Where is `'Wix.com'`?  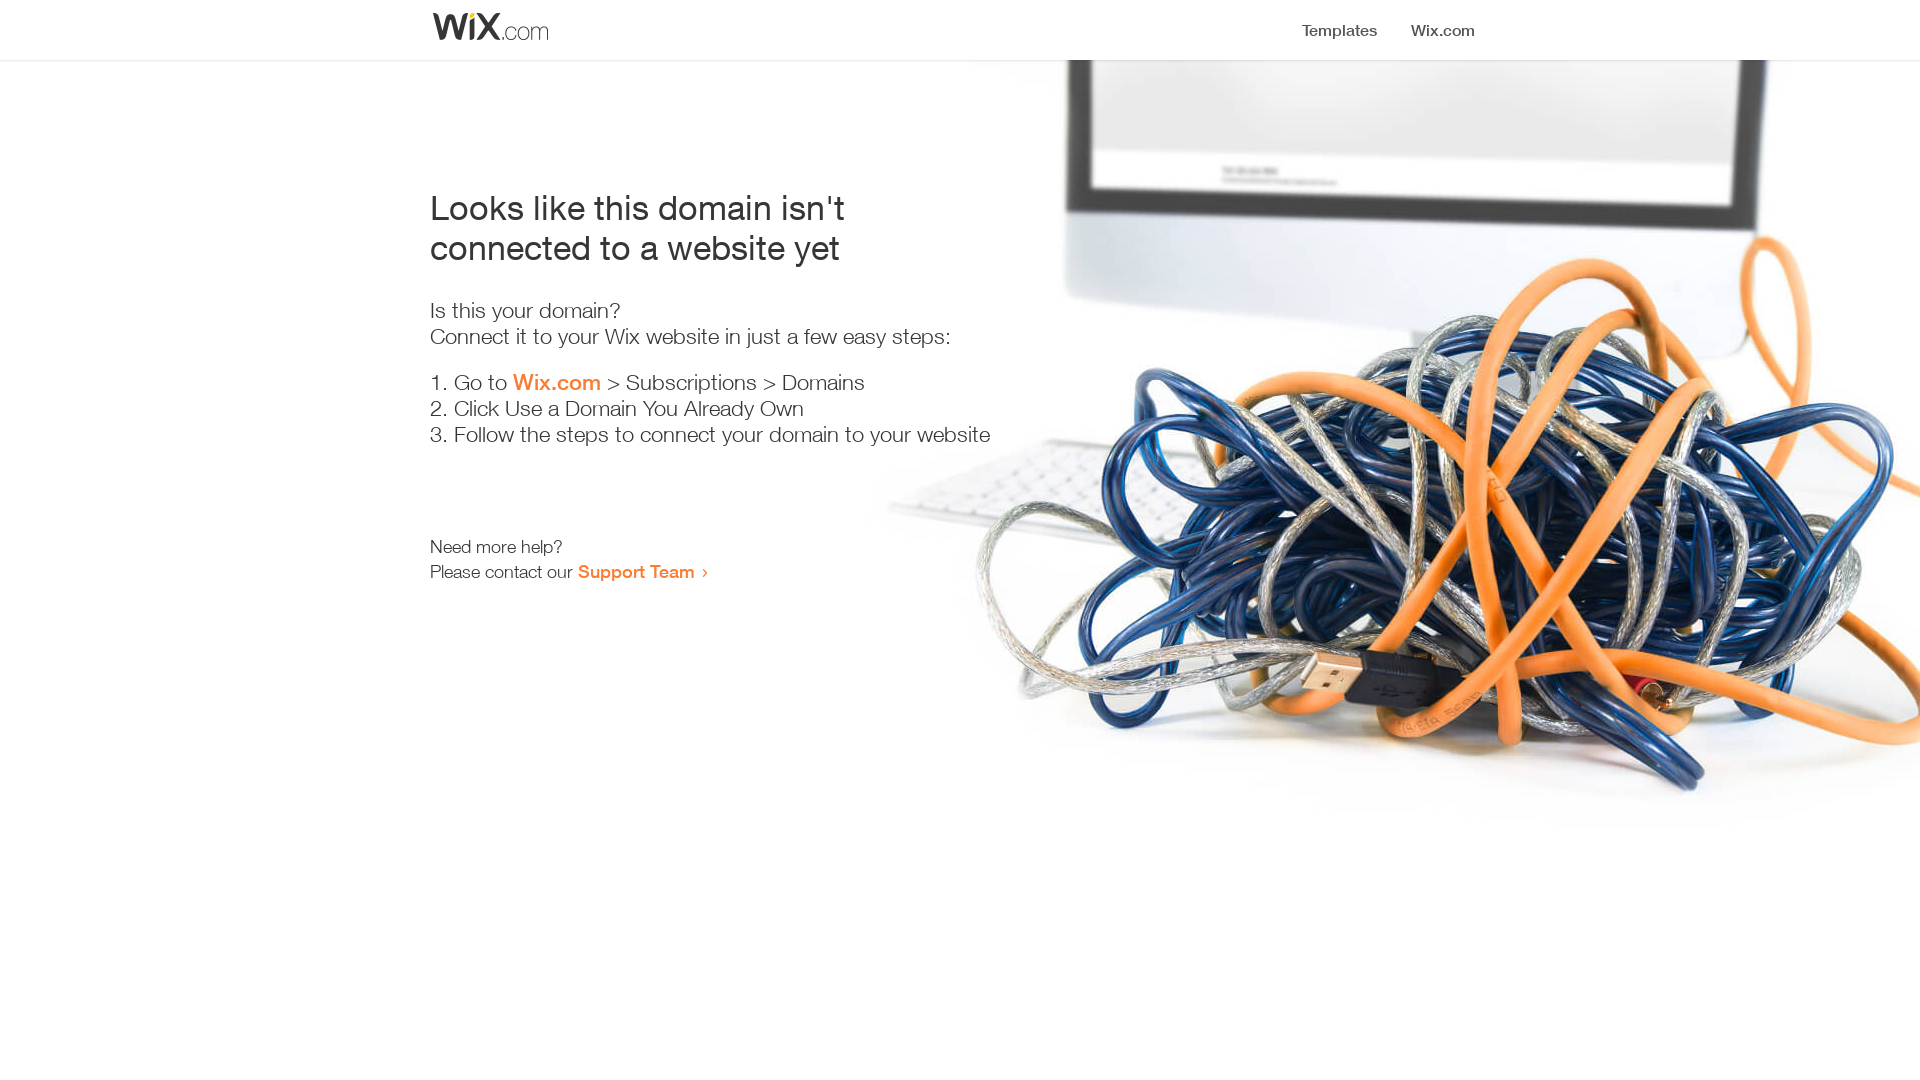 'Wix.com' is located at coordinates (556, 381).